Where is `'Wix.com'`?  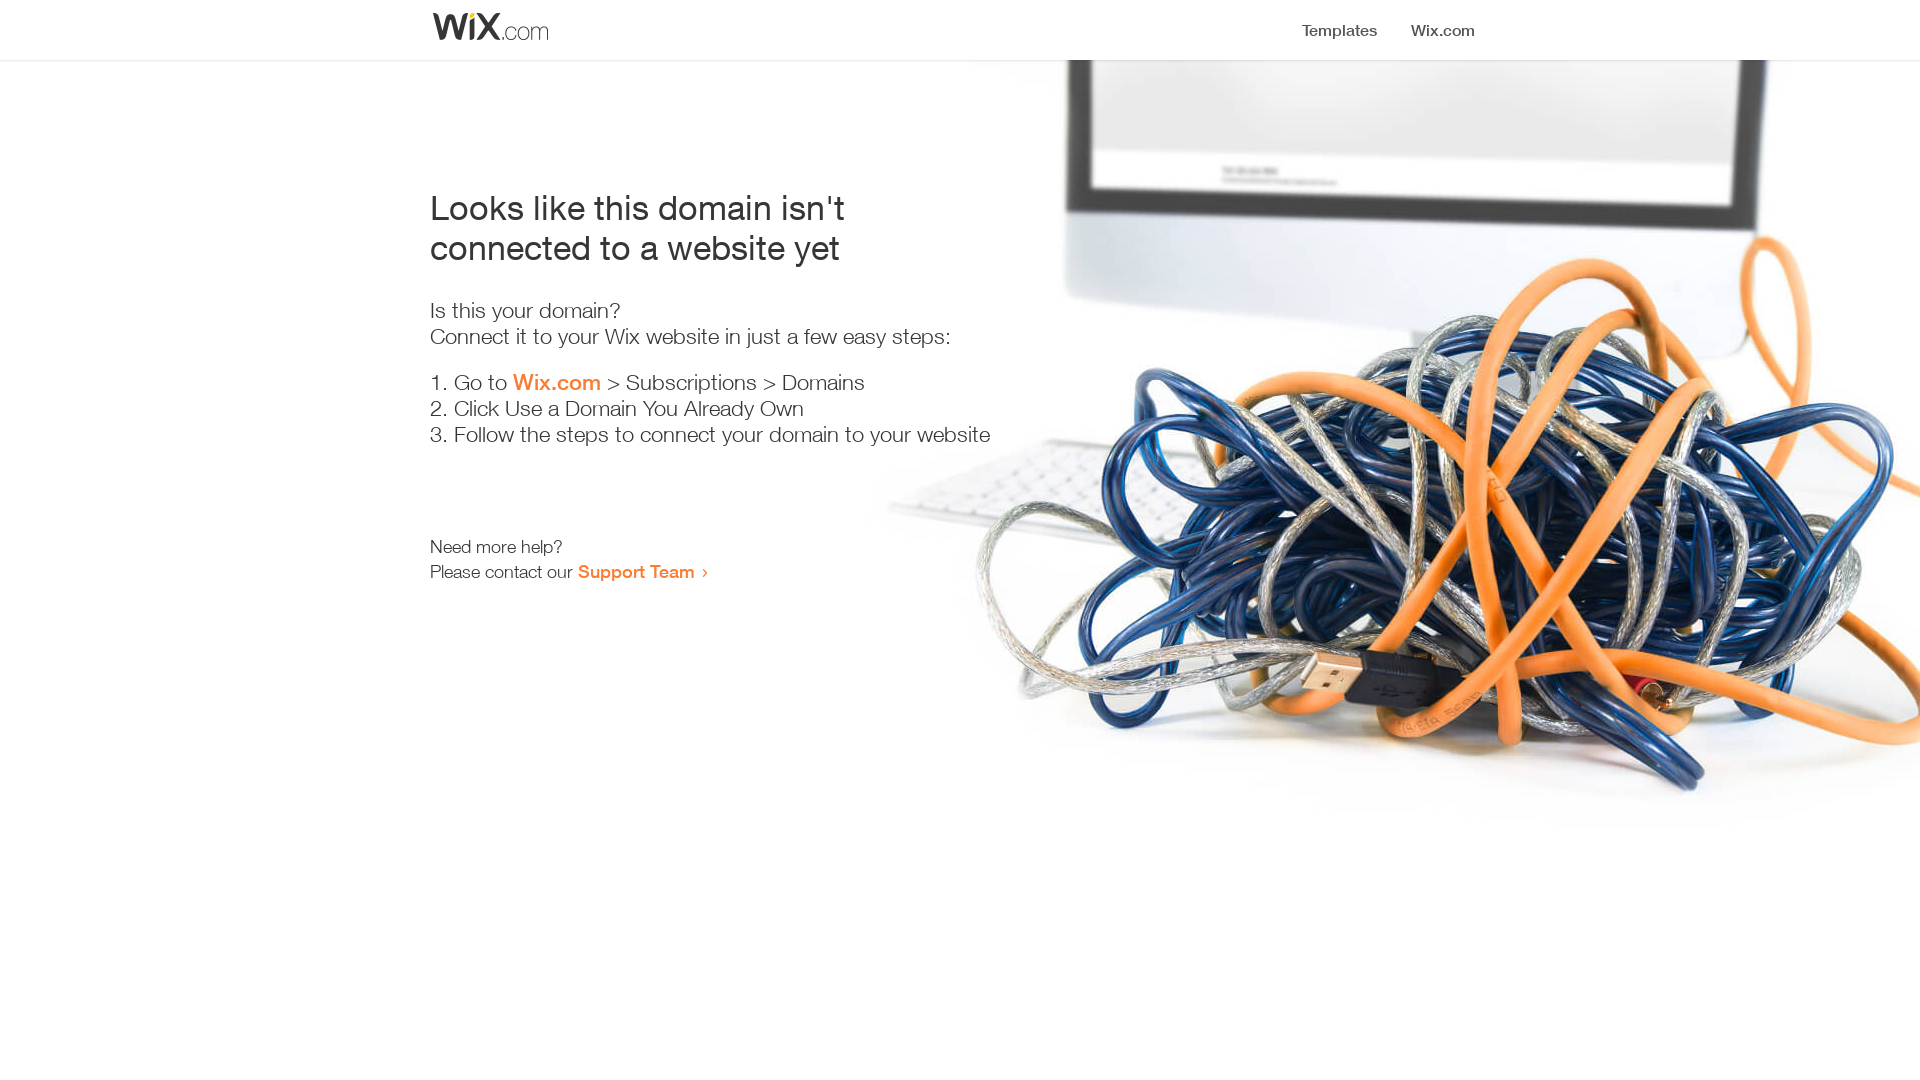 'Wix.com' is located at coordinates (556, 381).